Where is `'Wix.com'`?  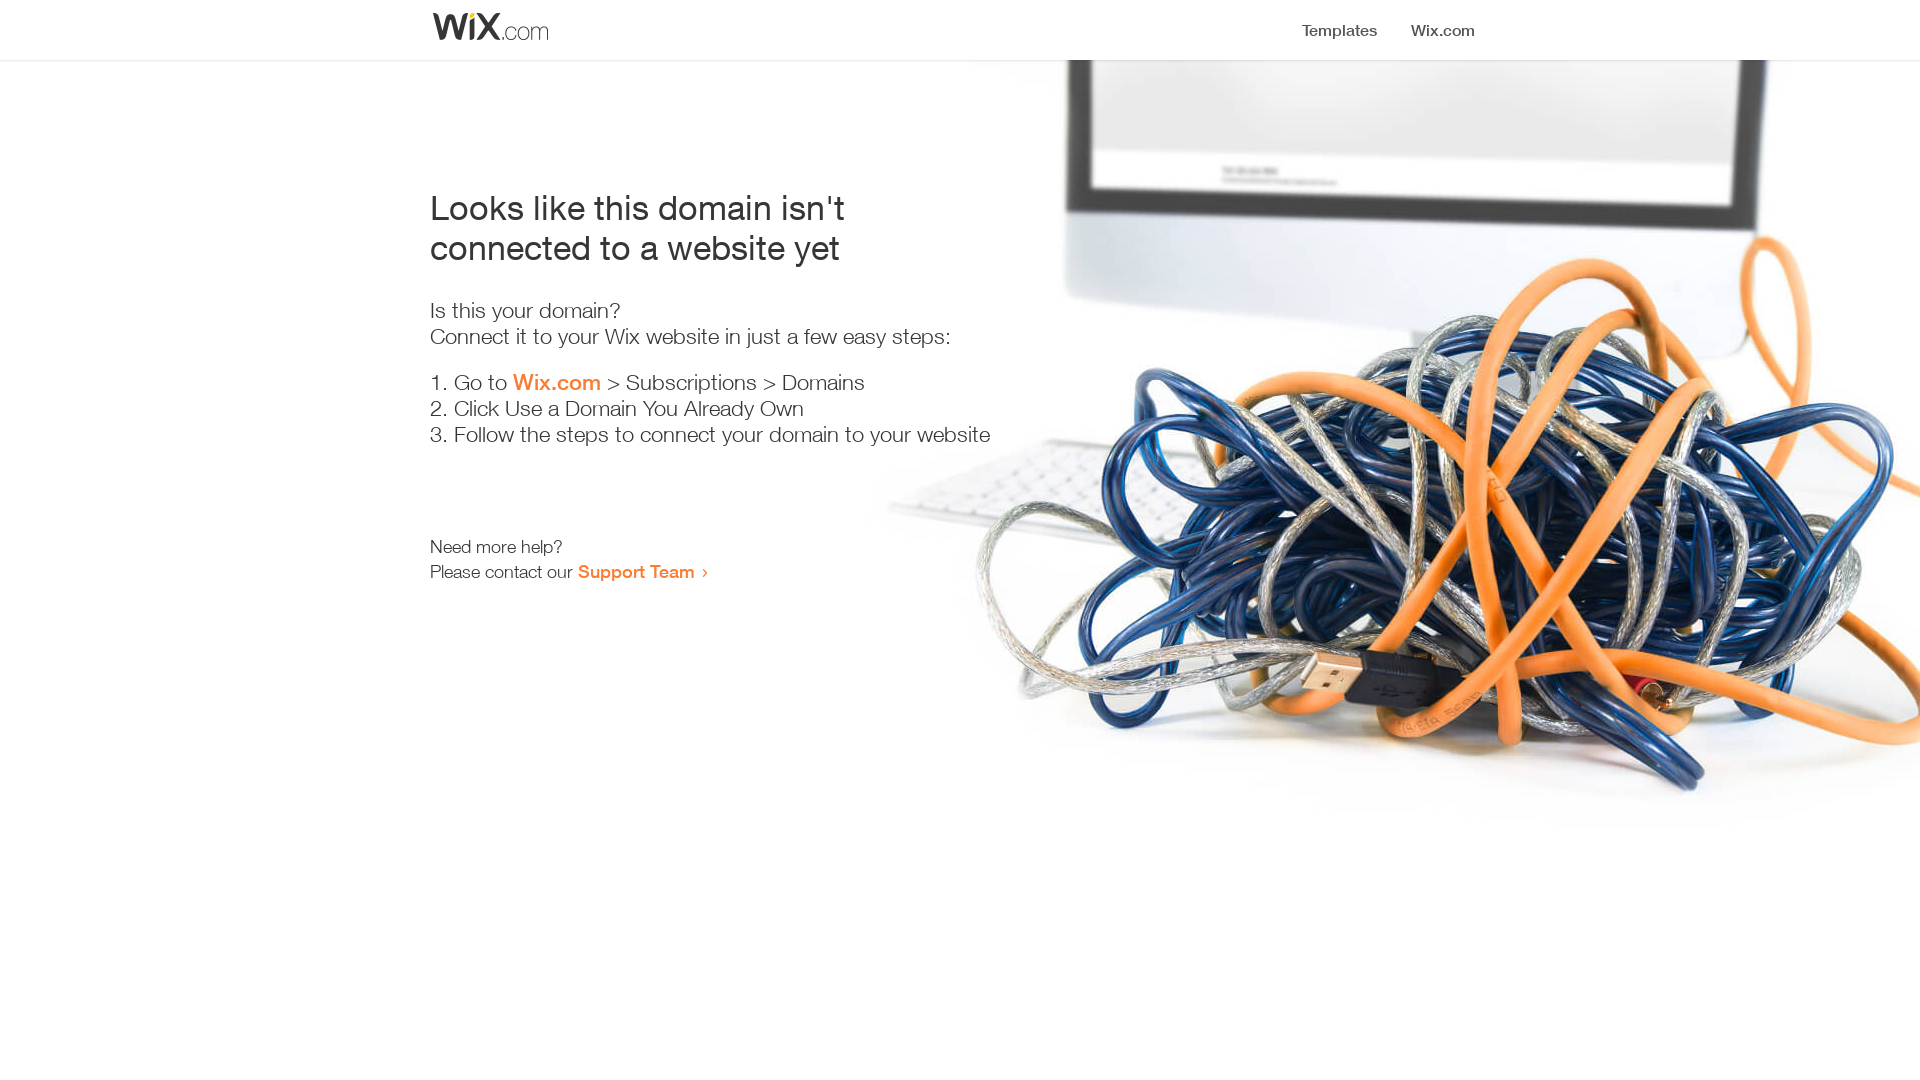 'Wix.com' is located at coordinates (556, 381).